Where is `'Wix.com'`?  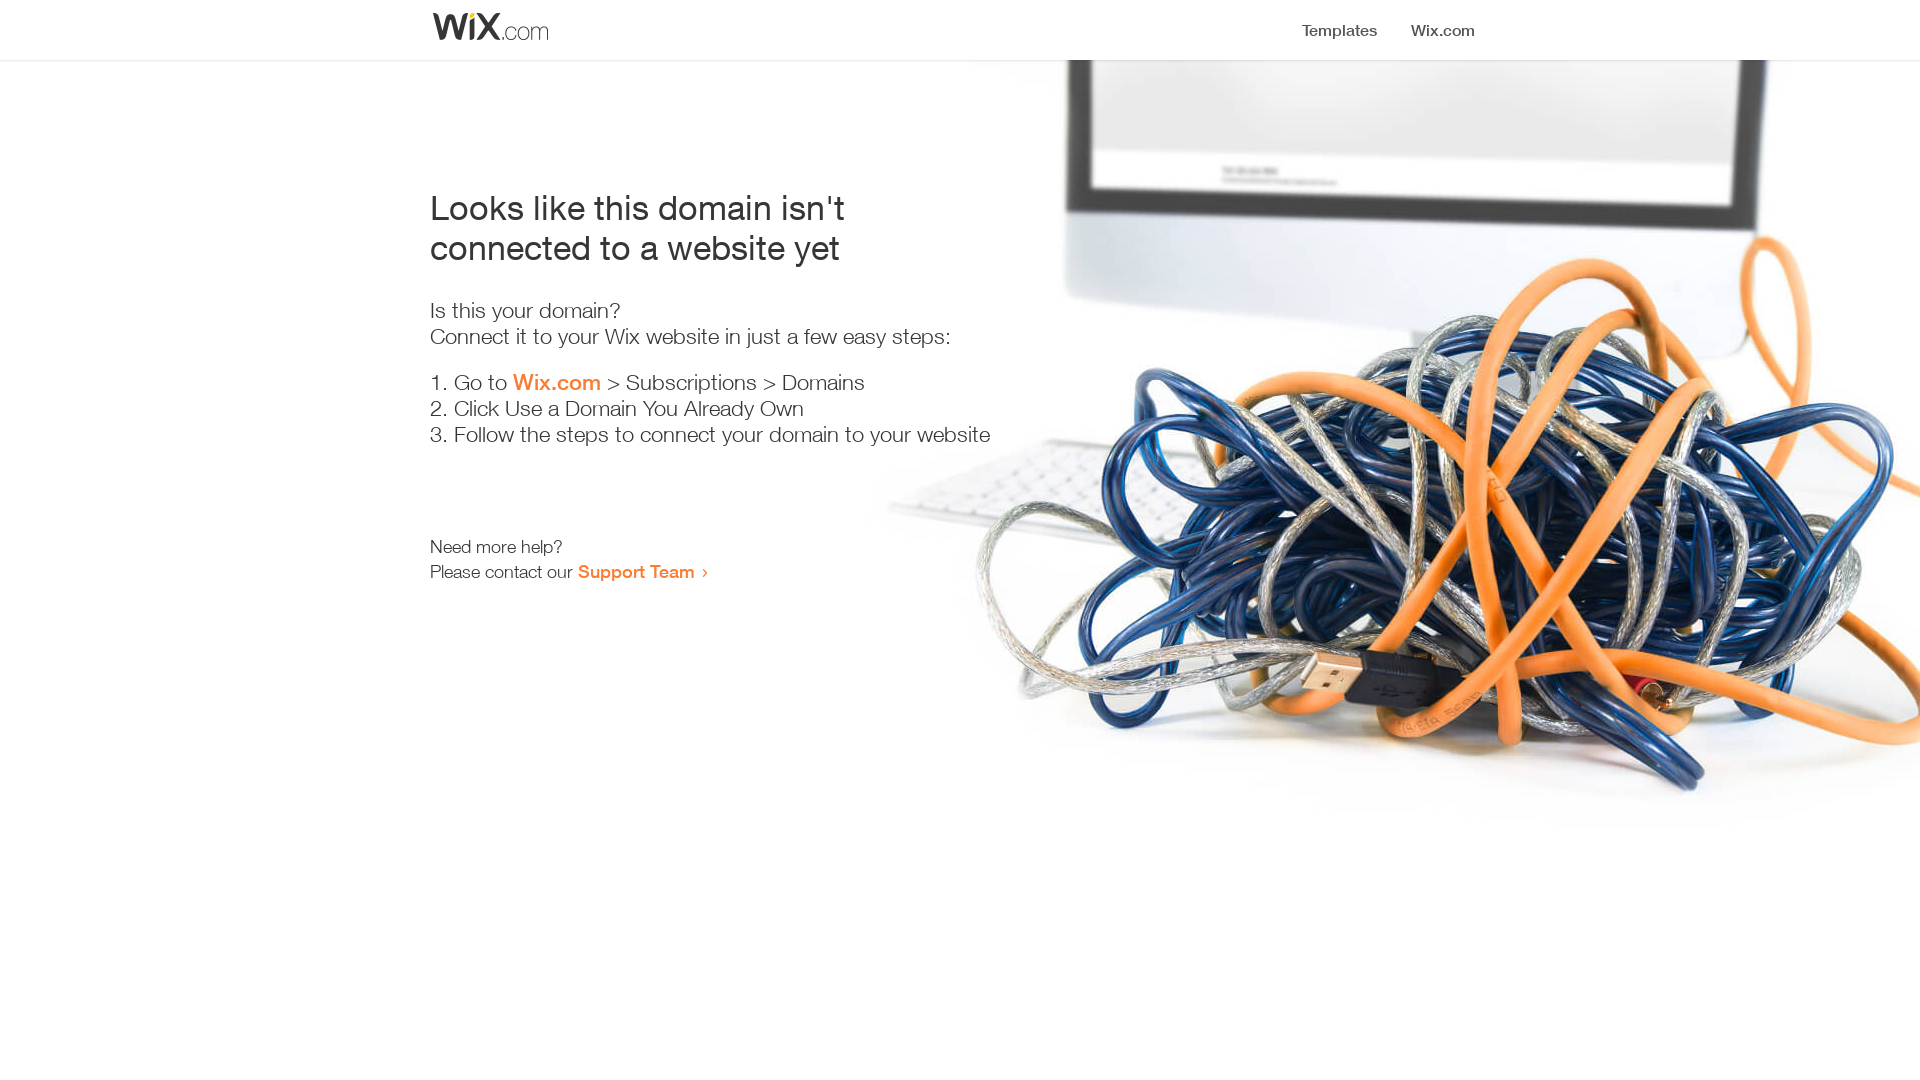 'Wix.com' is located at coordinates (556, 381).